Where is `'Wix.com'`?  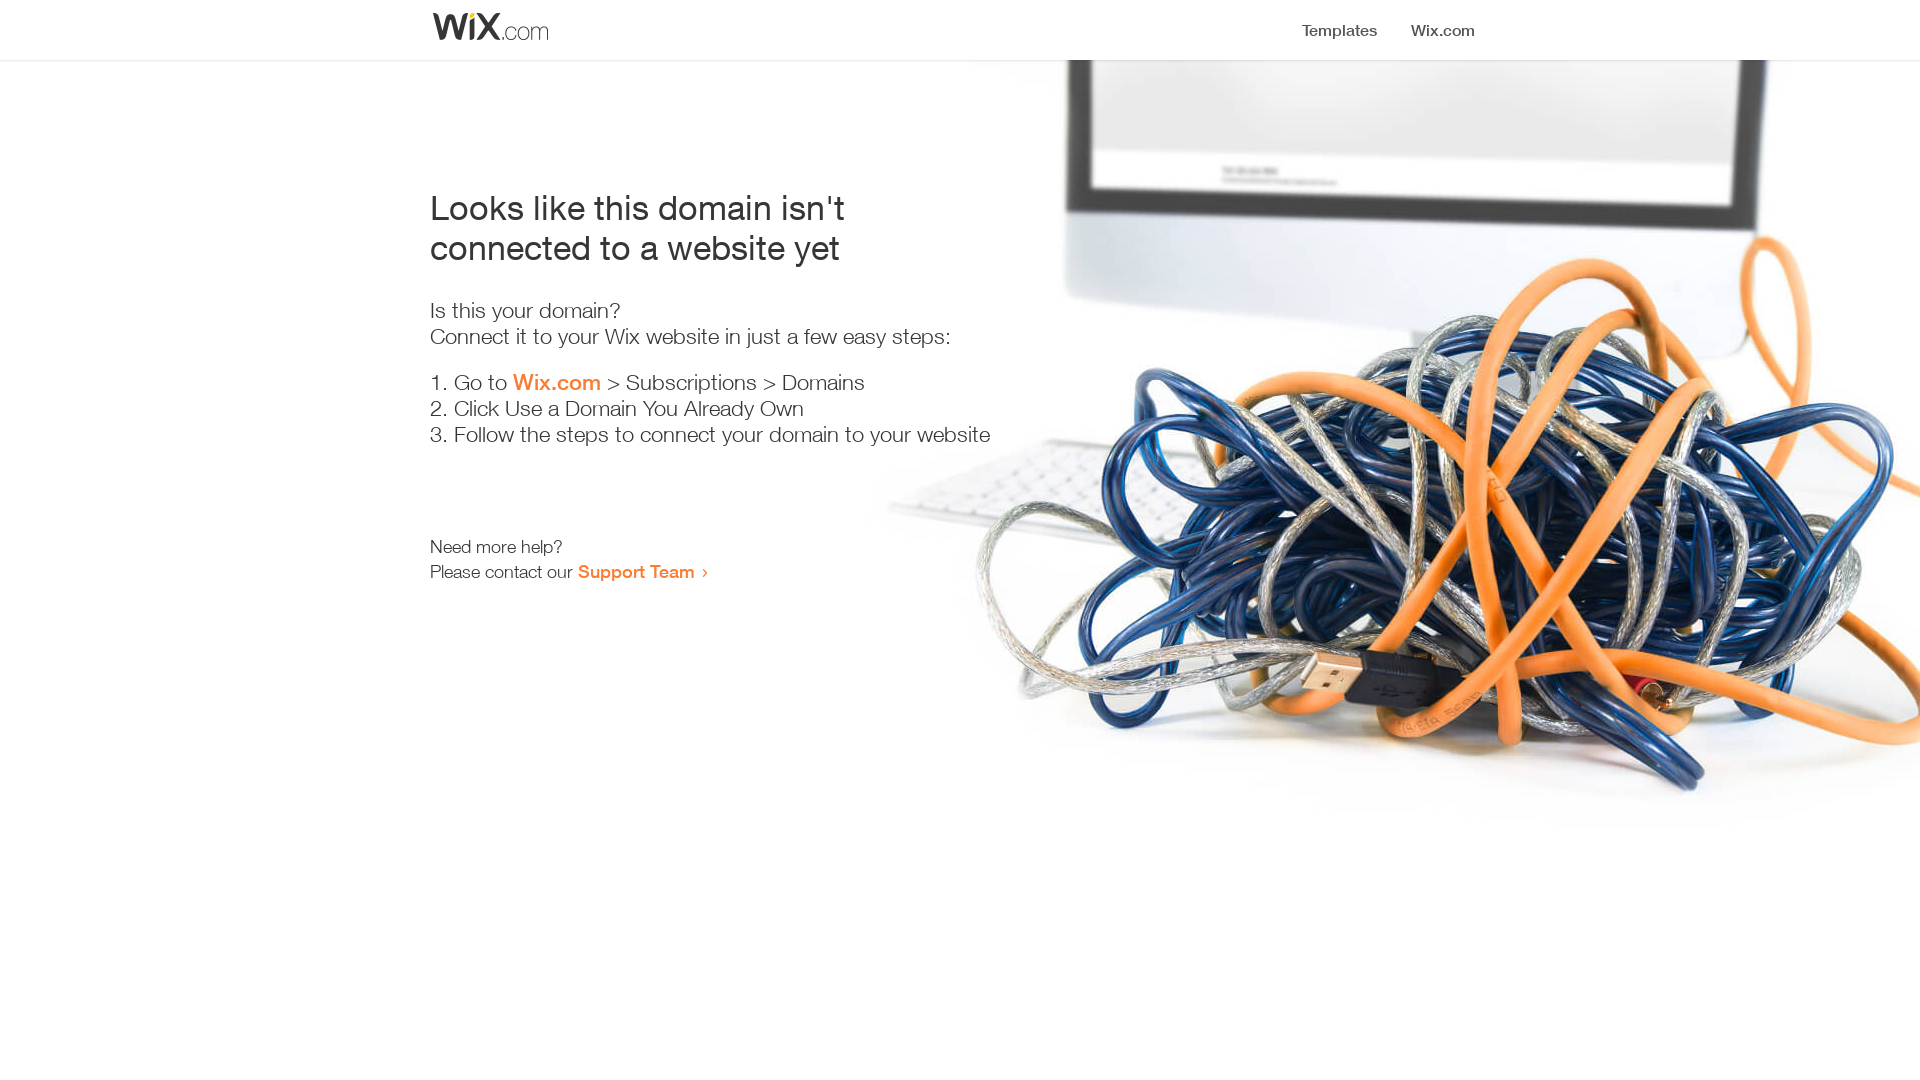 'Wix.com' is located at coordinates (556, 381).